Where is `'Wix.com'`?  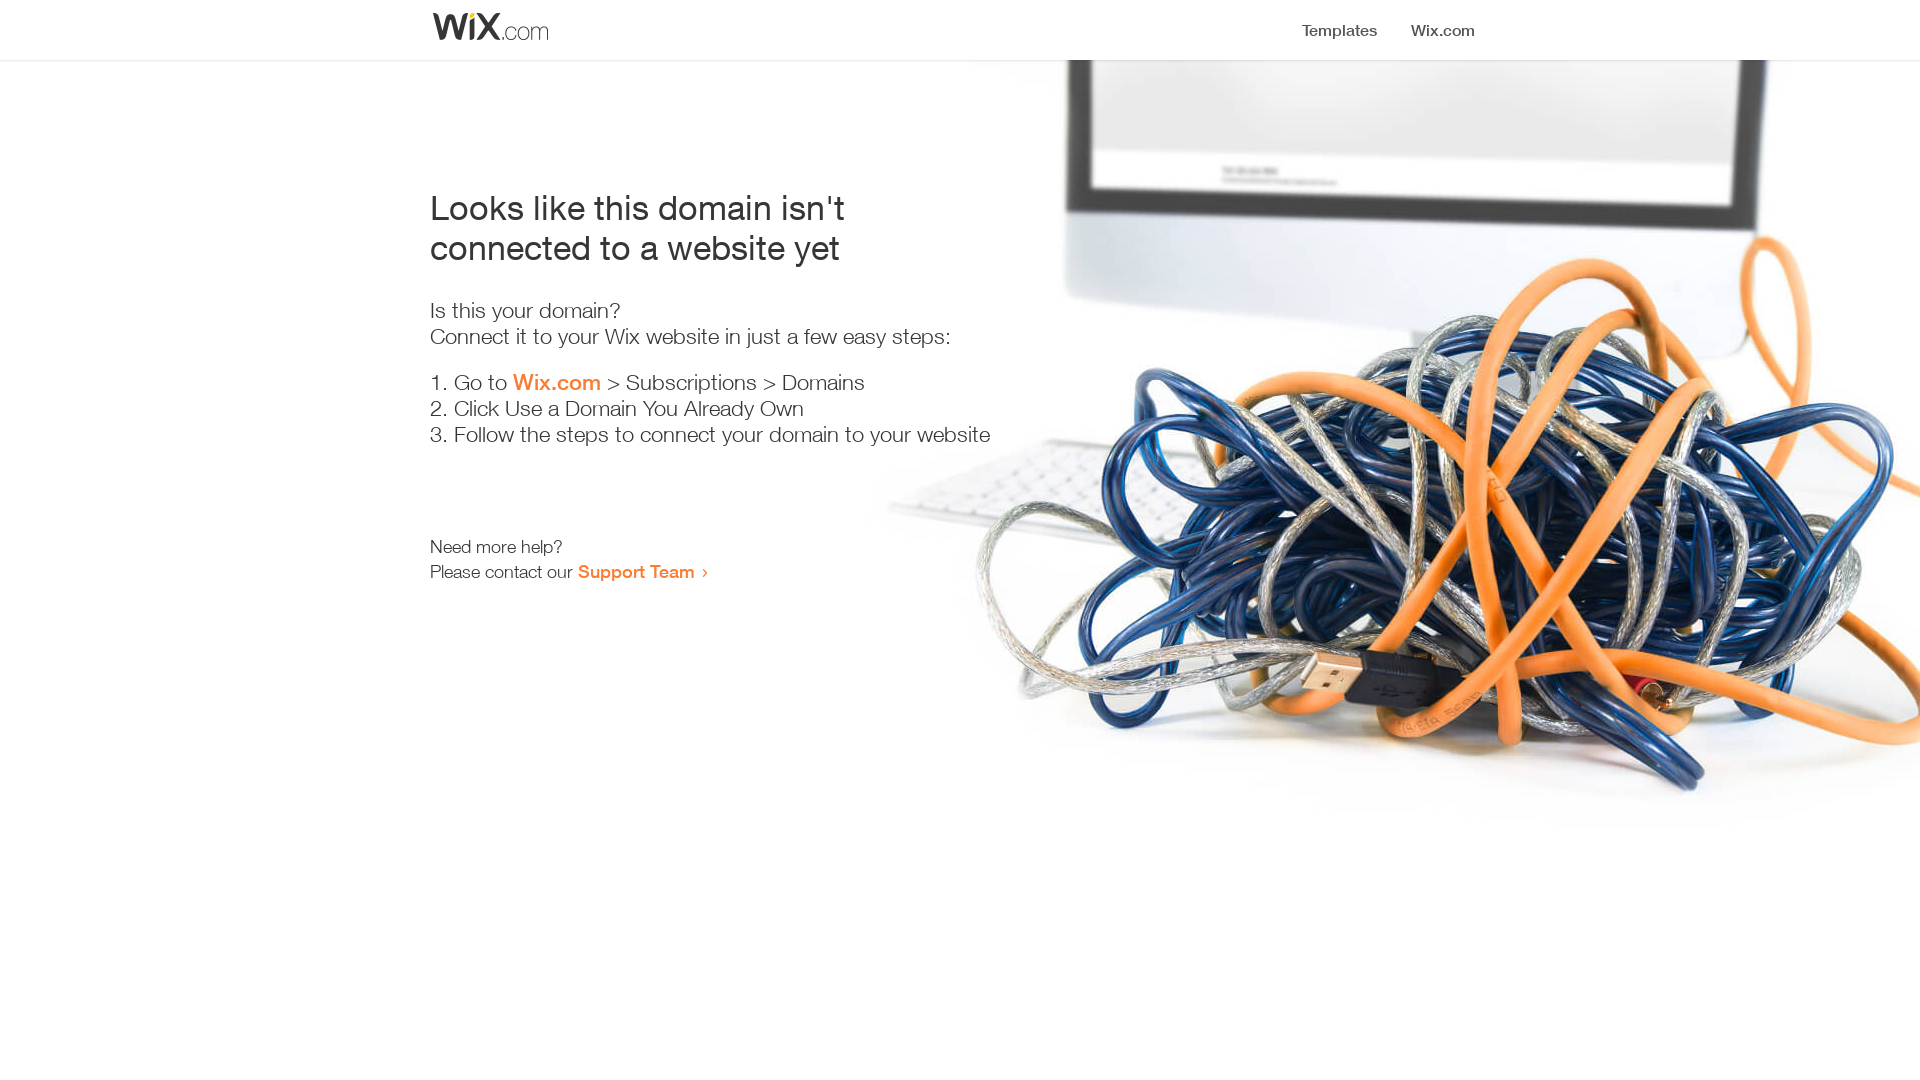 'Wix.com' is located at coordinates (556, 381).